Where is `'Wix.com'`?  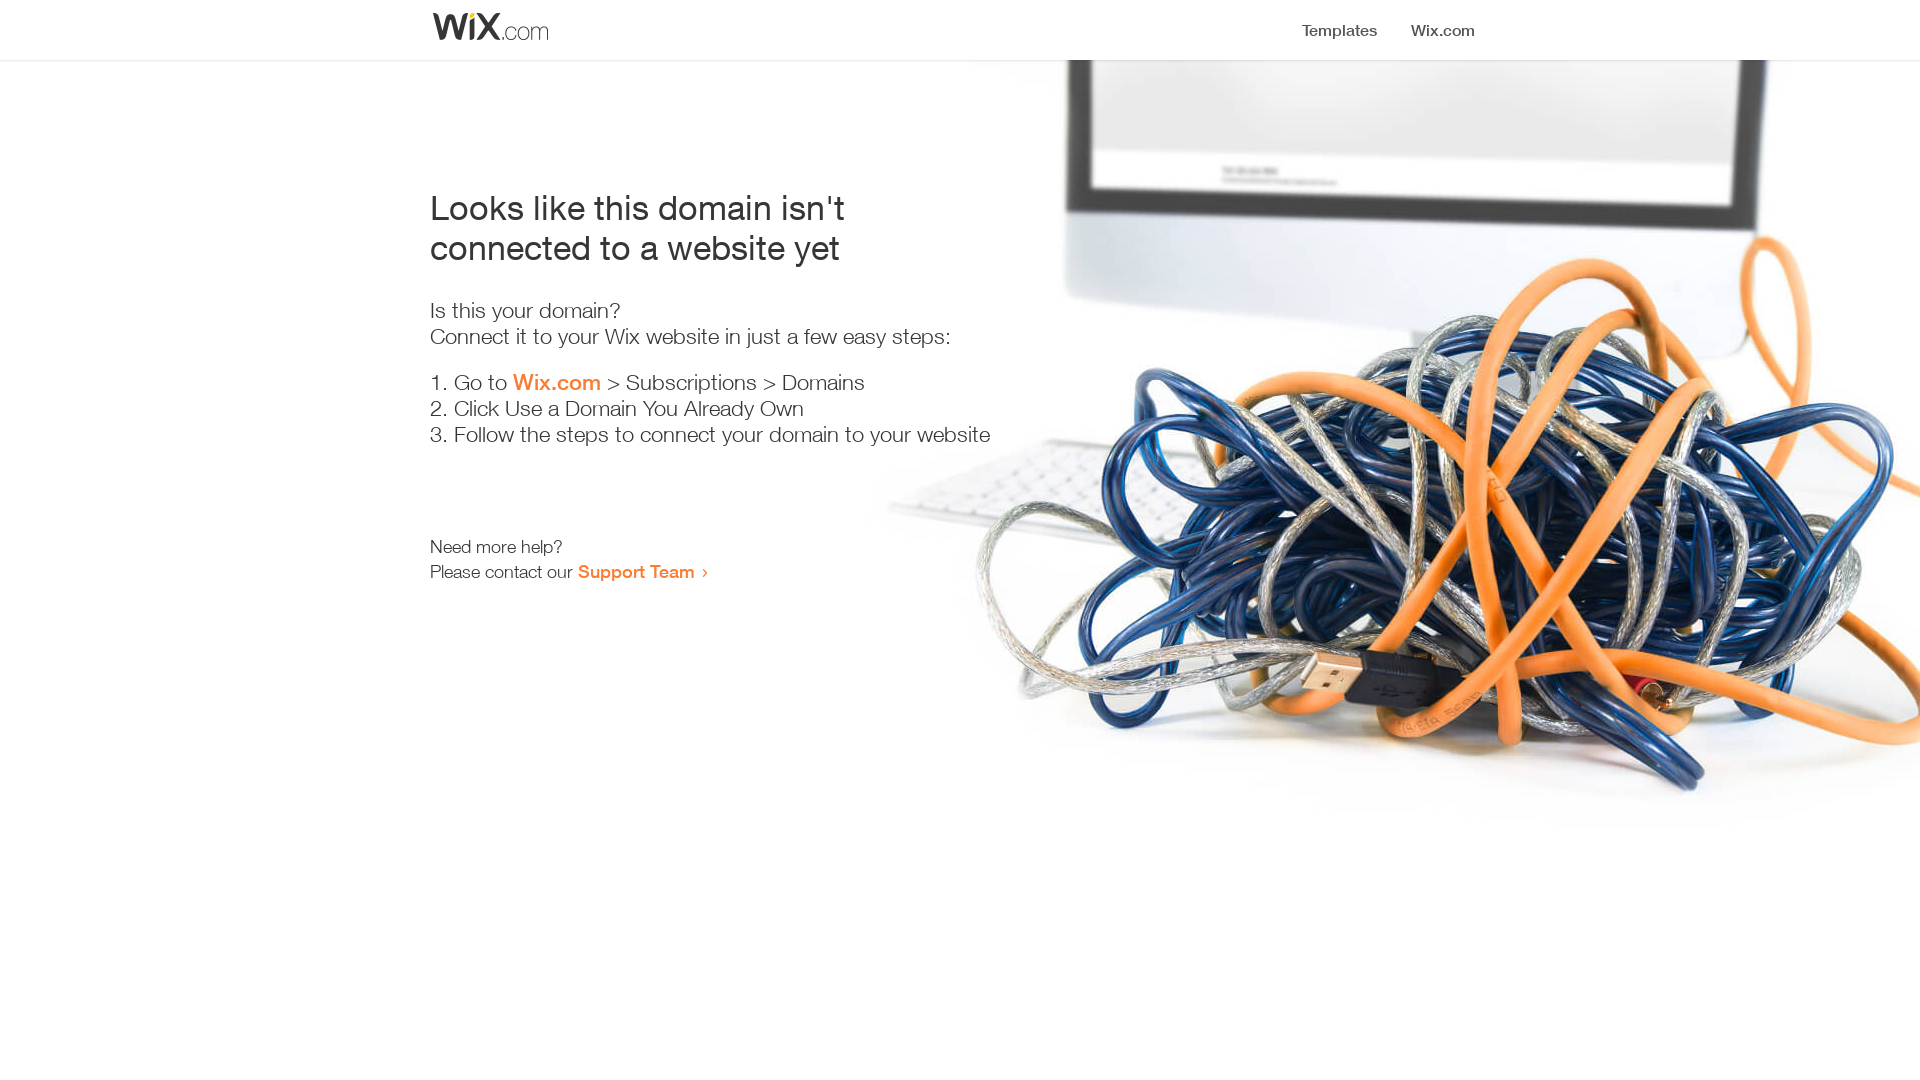 'Wix.com' is located at coordinates (556, 381).